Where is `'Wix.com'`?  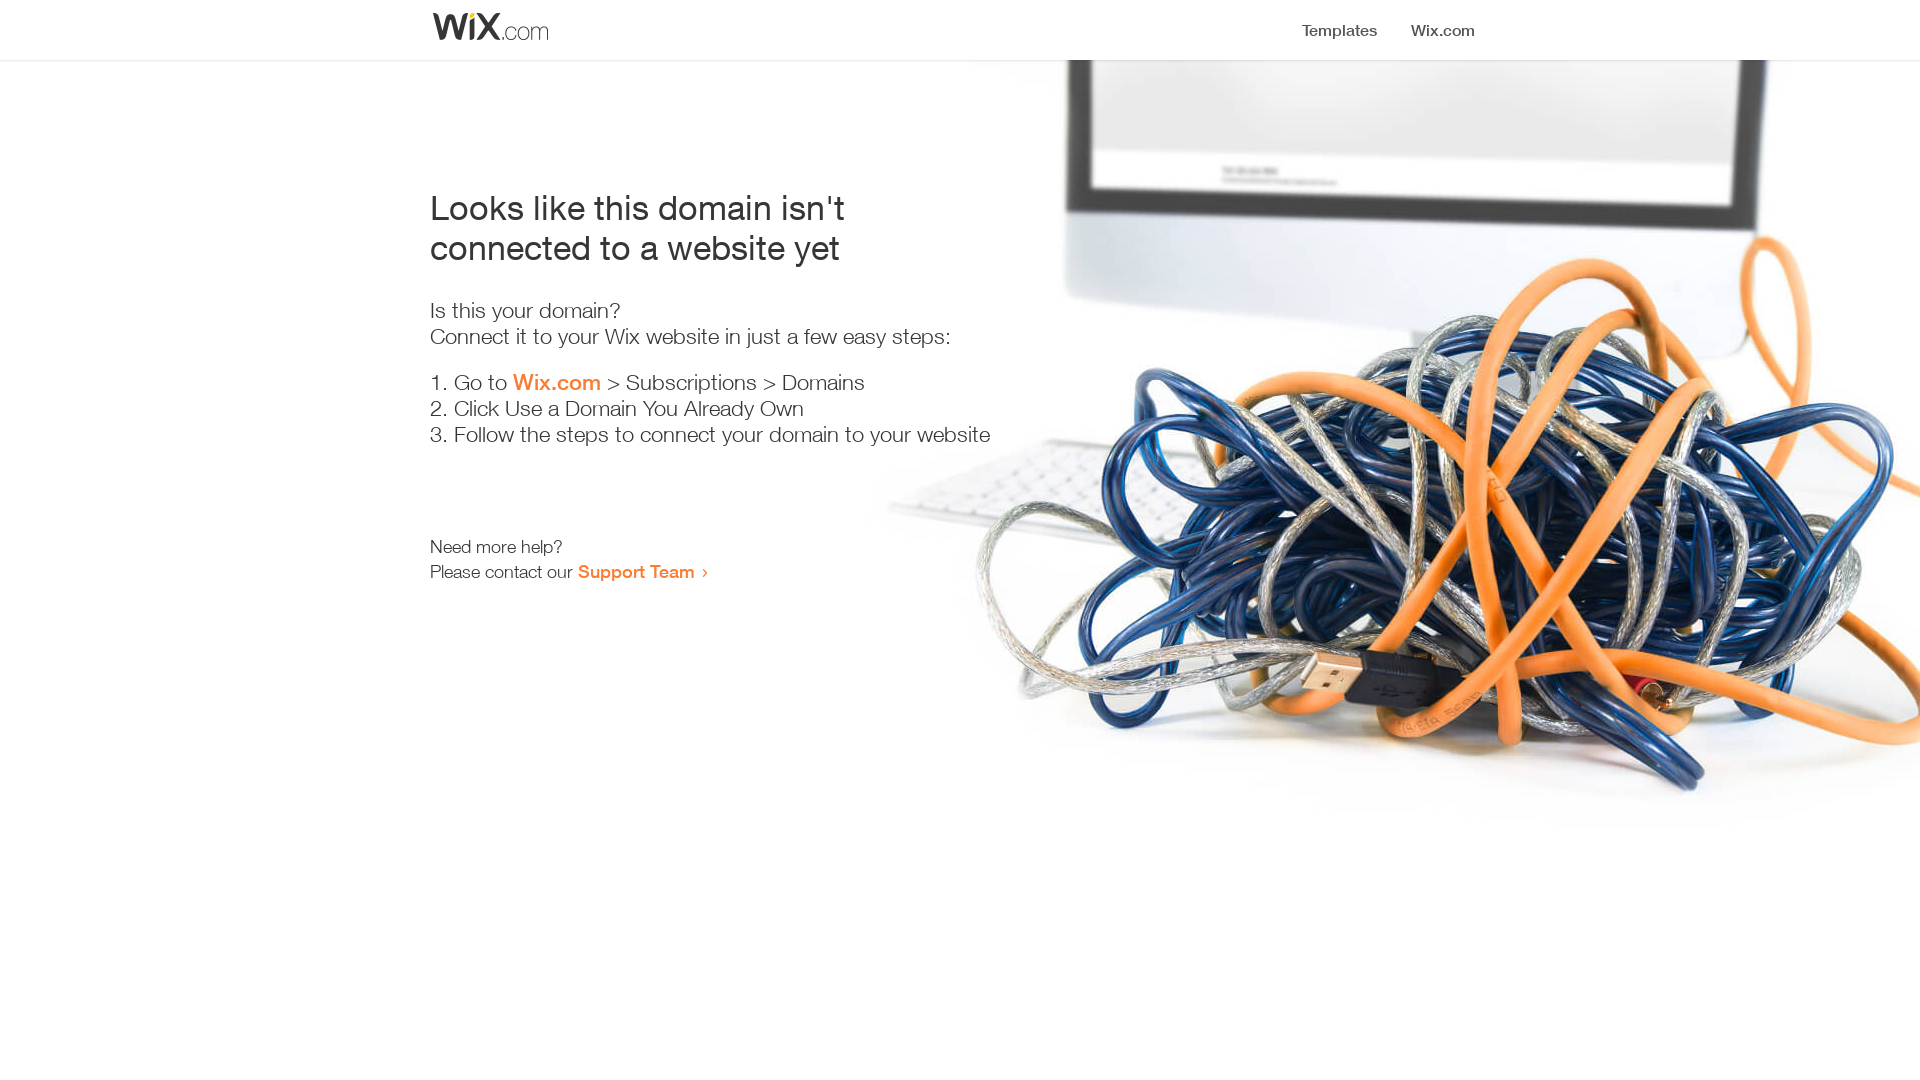 'Wix.com' is located at coordinates (556, 381).